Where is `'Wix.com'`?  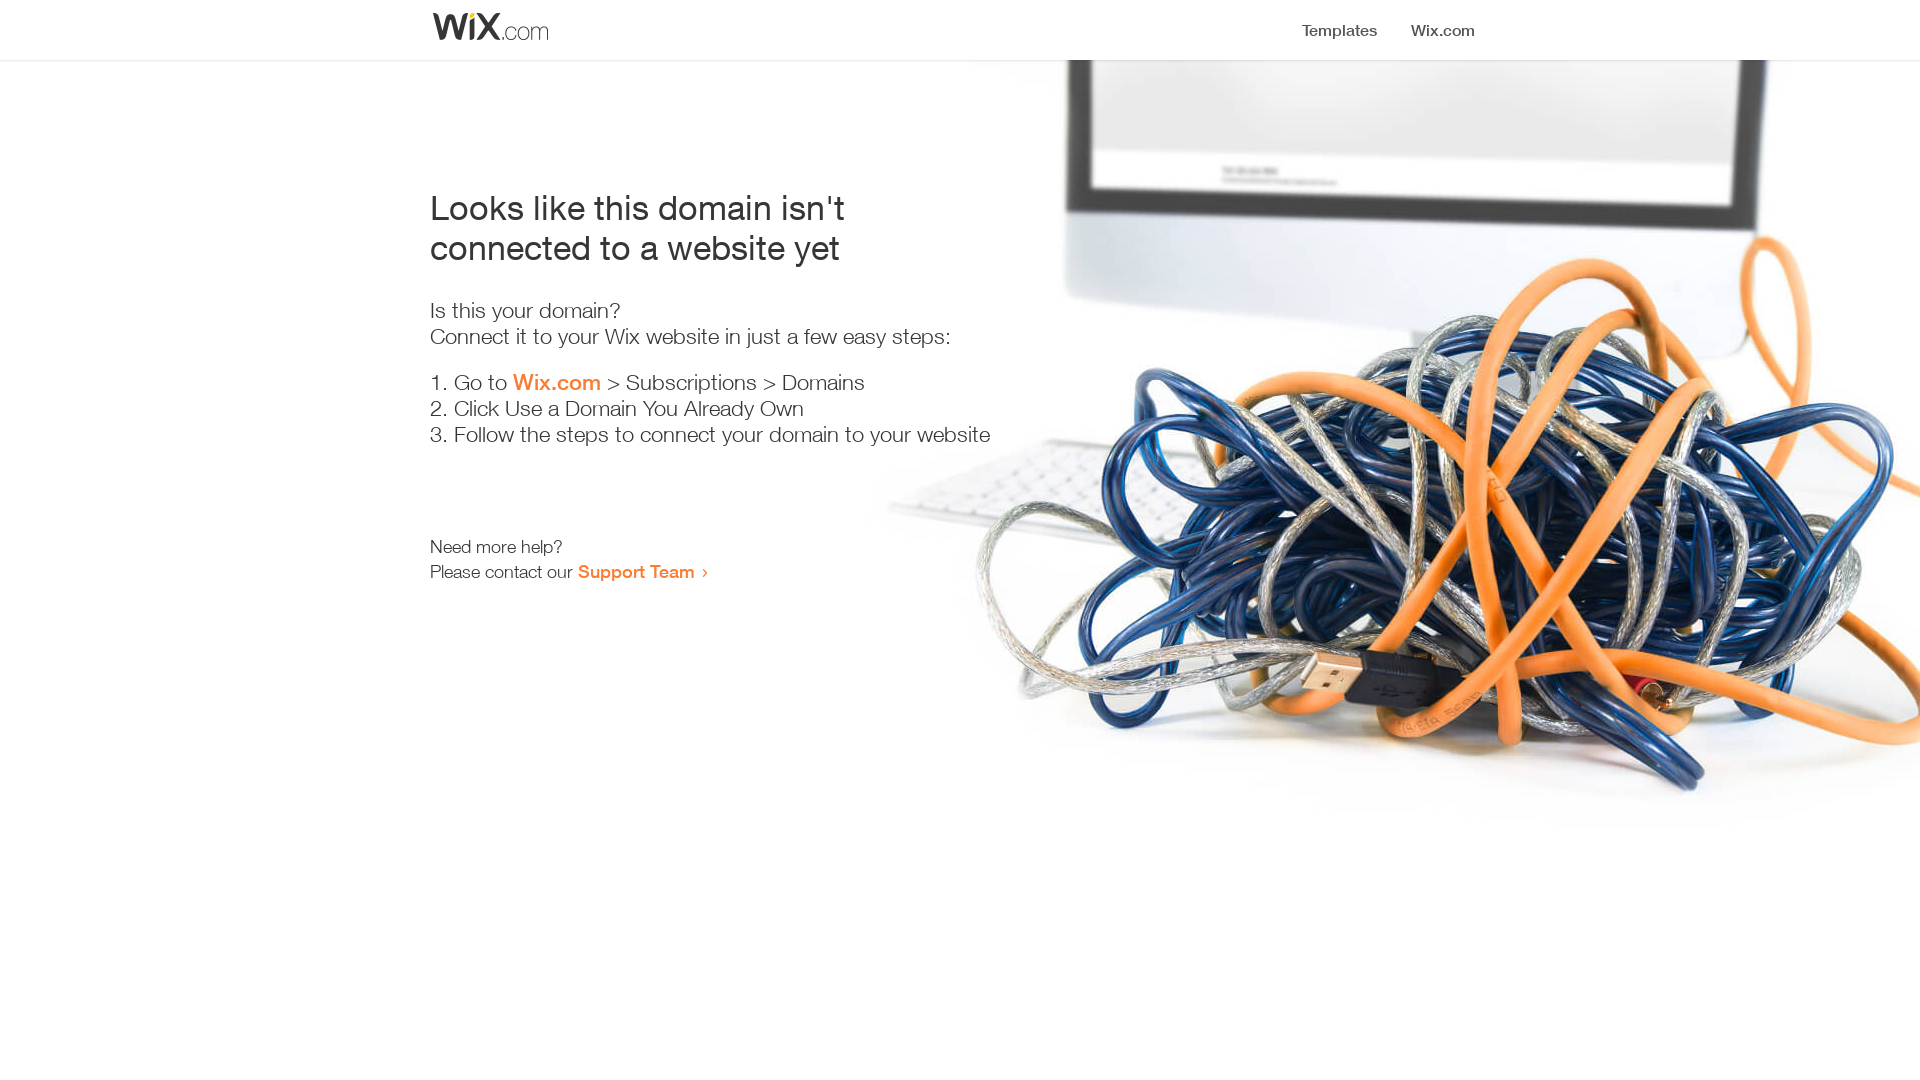 'Wix.com' is located at coordinates (556, 381).